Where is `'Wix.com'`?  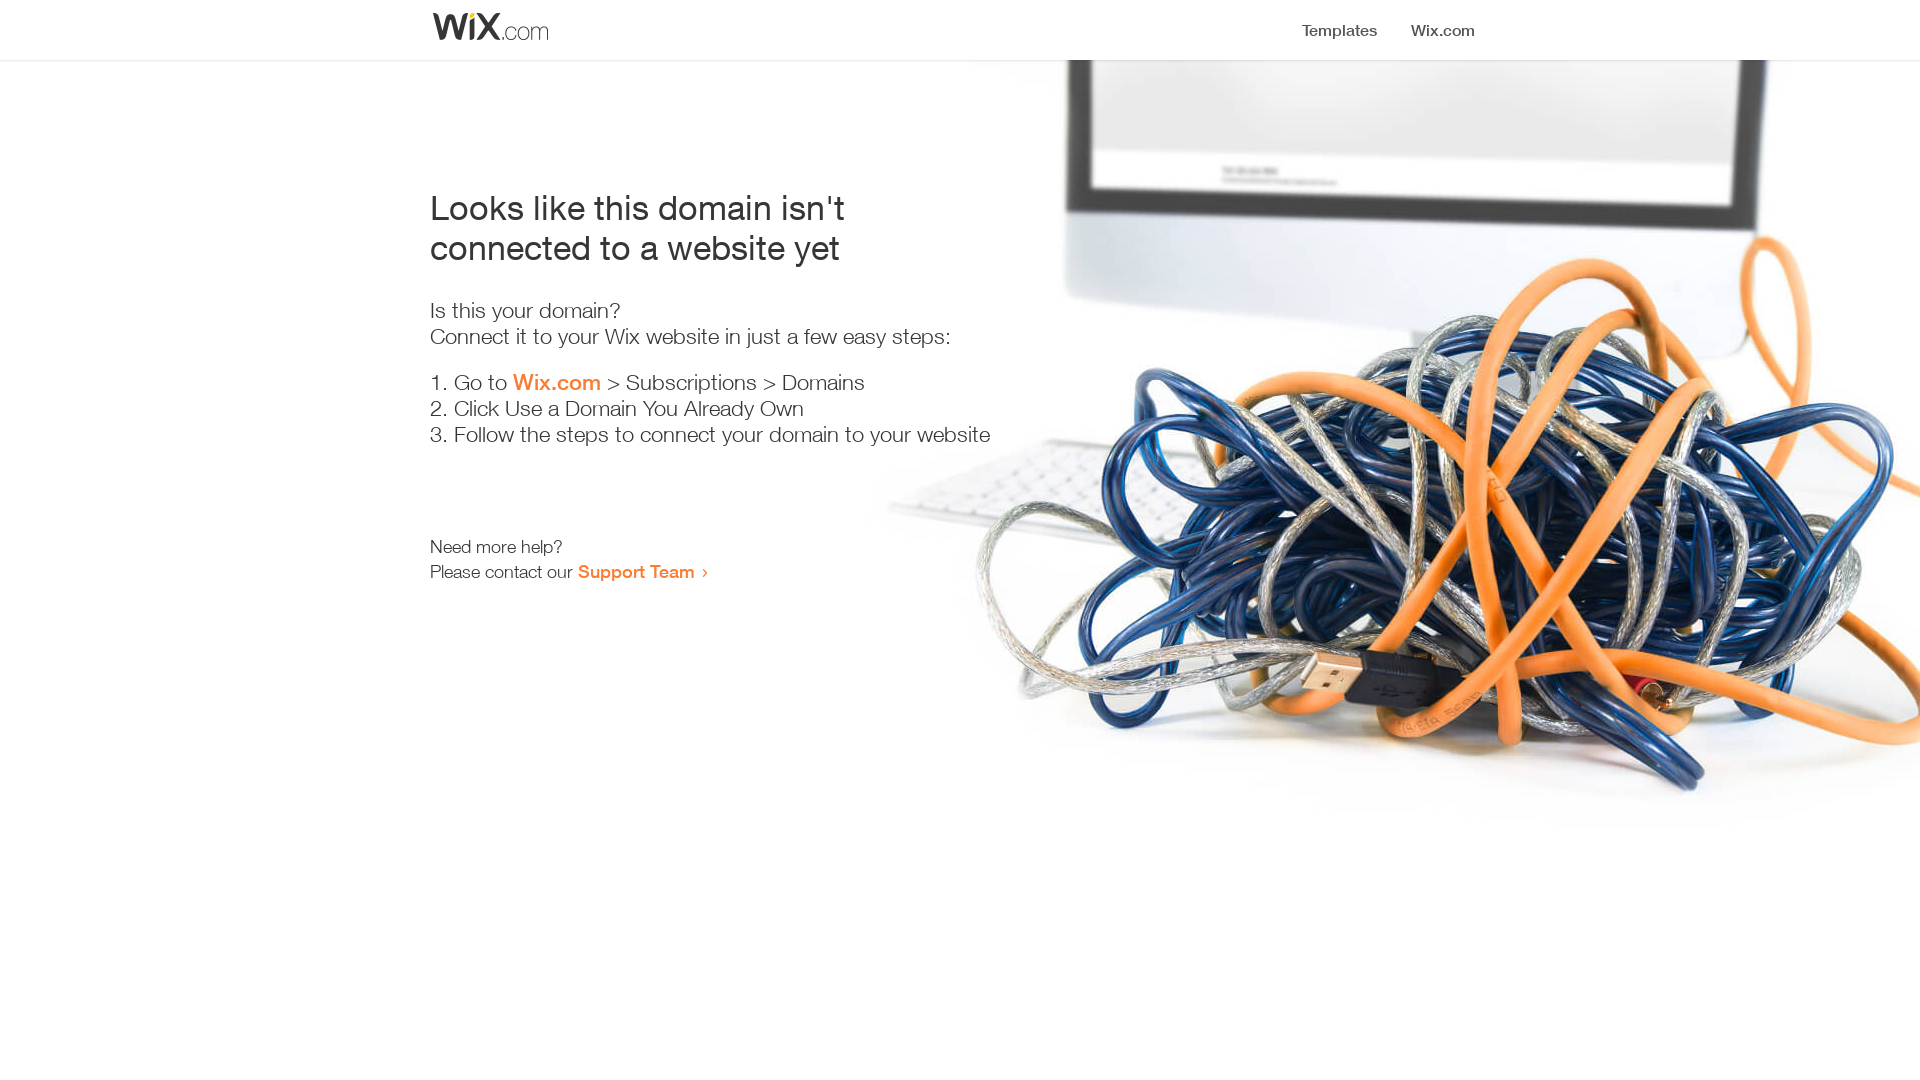 'Wix.com' is located at coordinates (556, 381).